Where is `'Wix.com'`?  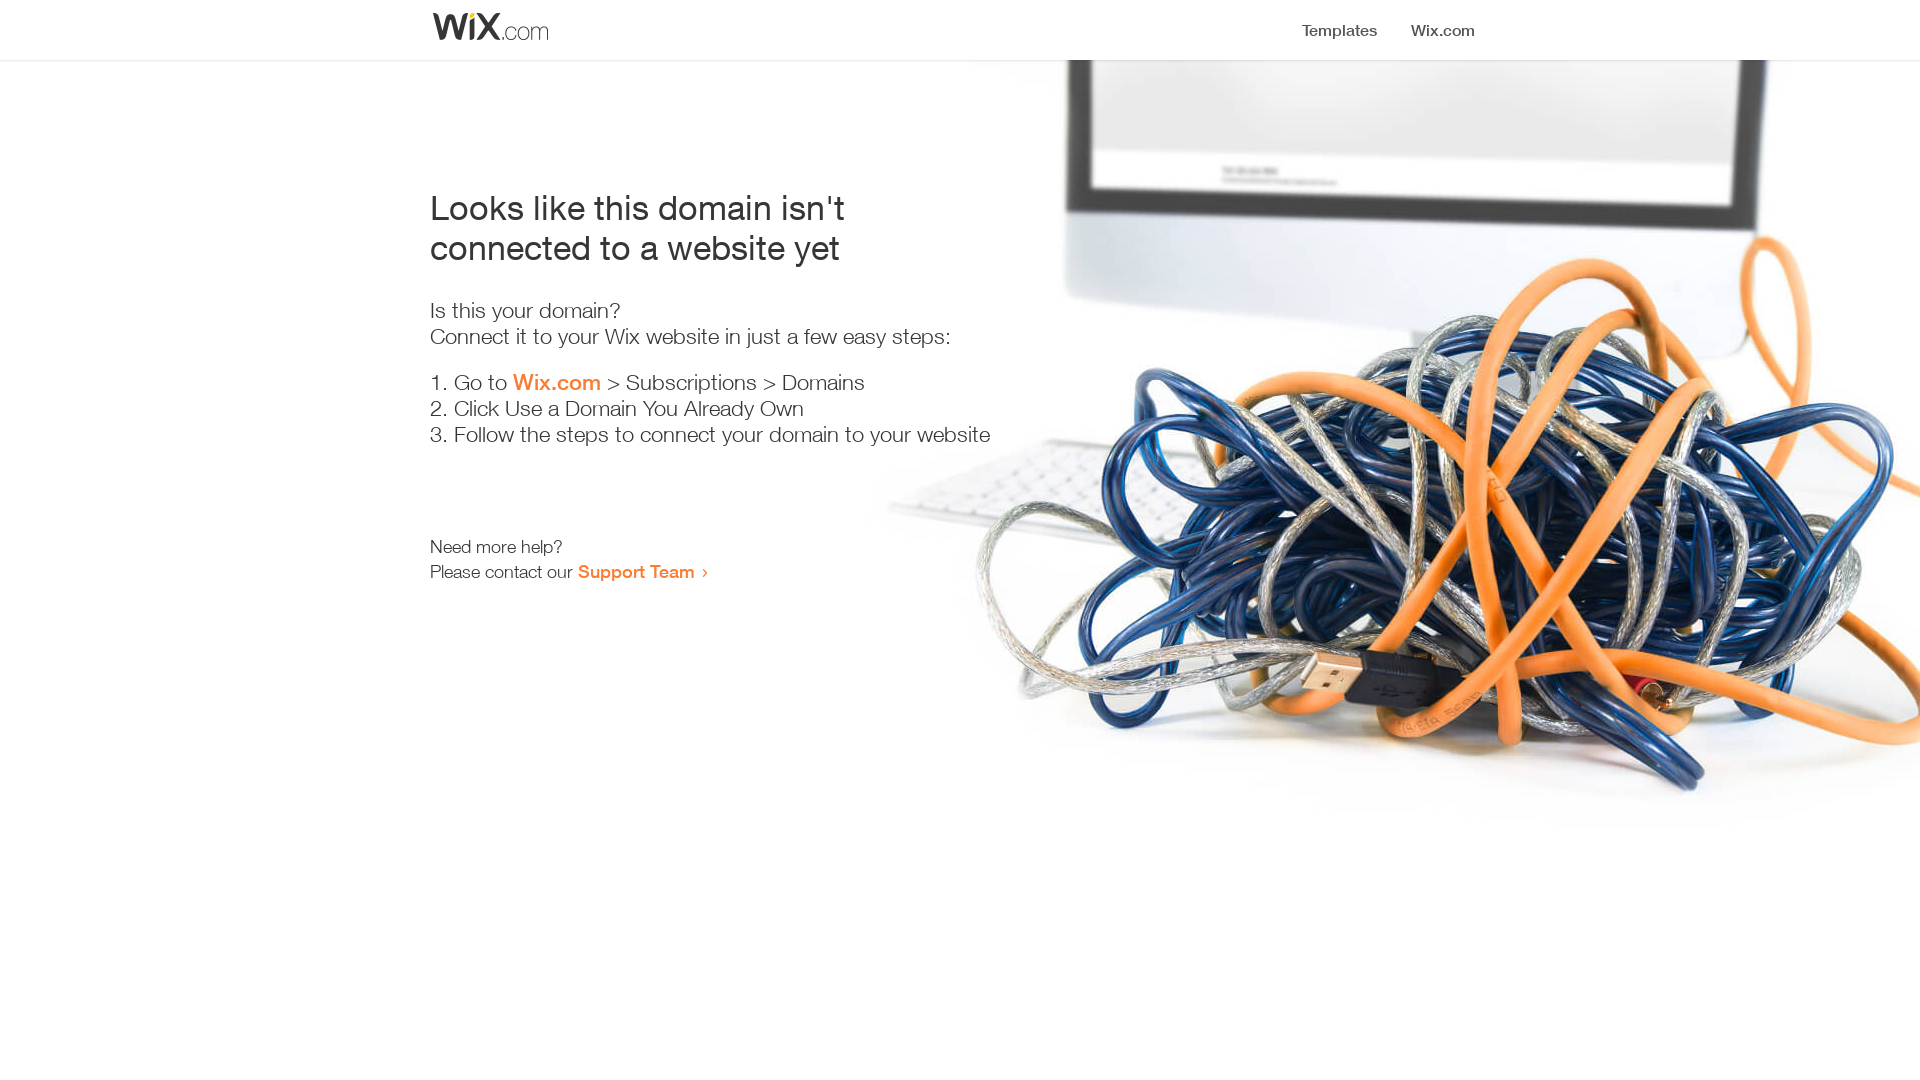 'Wix.com' is located at coordinates (556, 381).